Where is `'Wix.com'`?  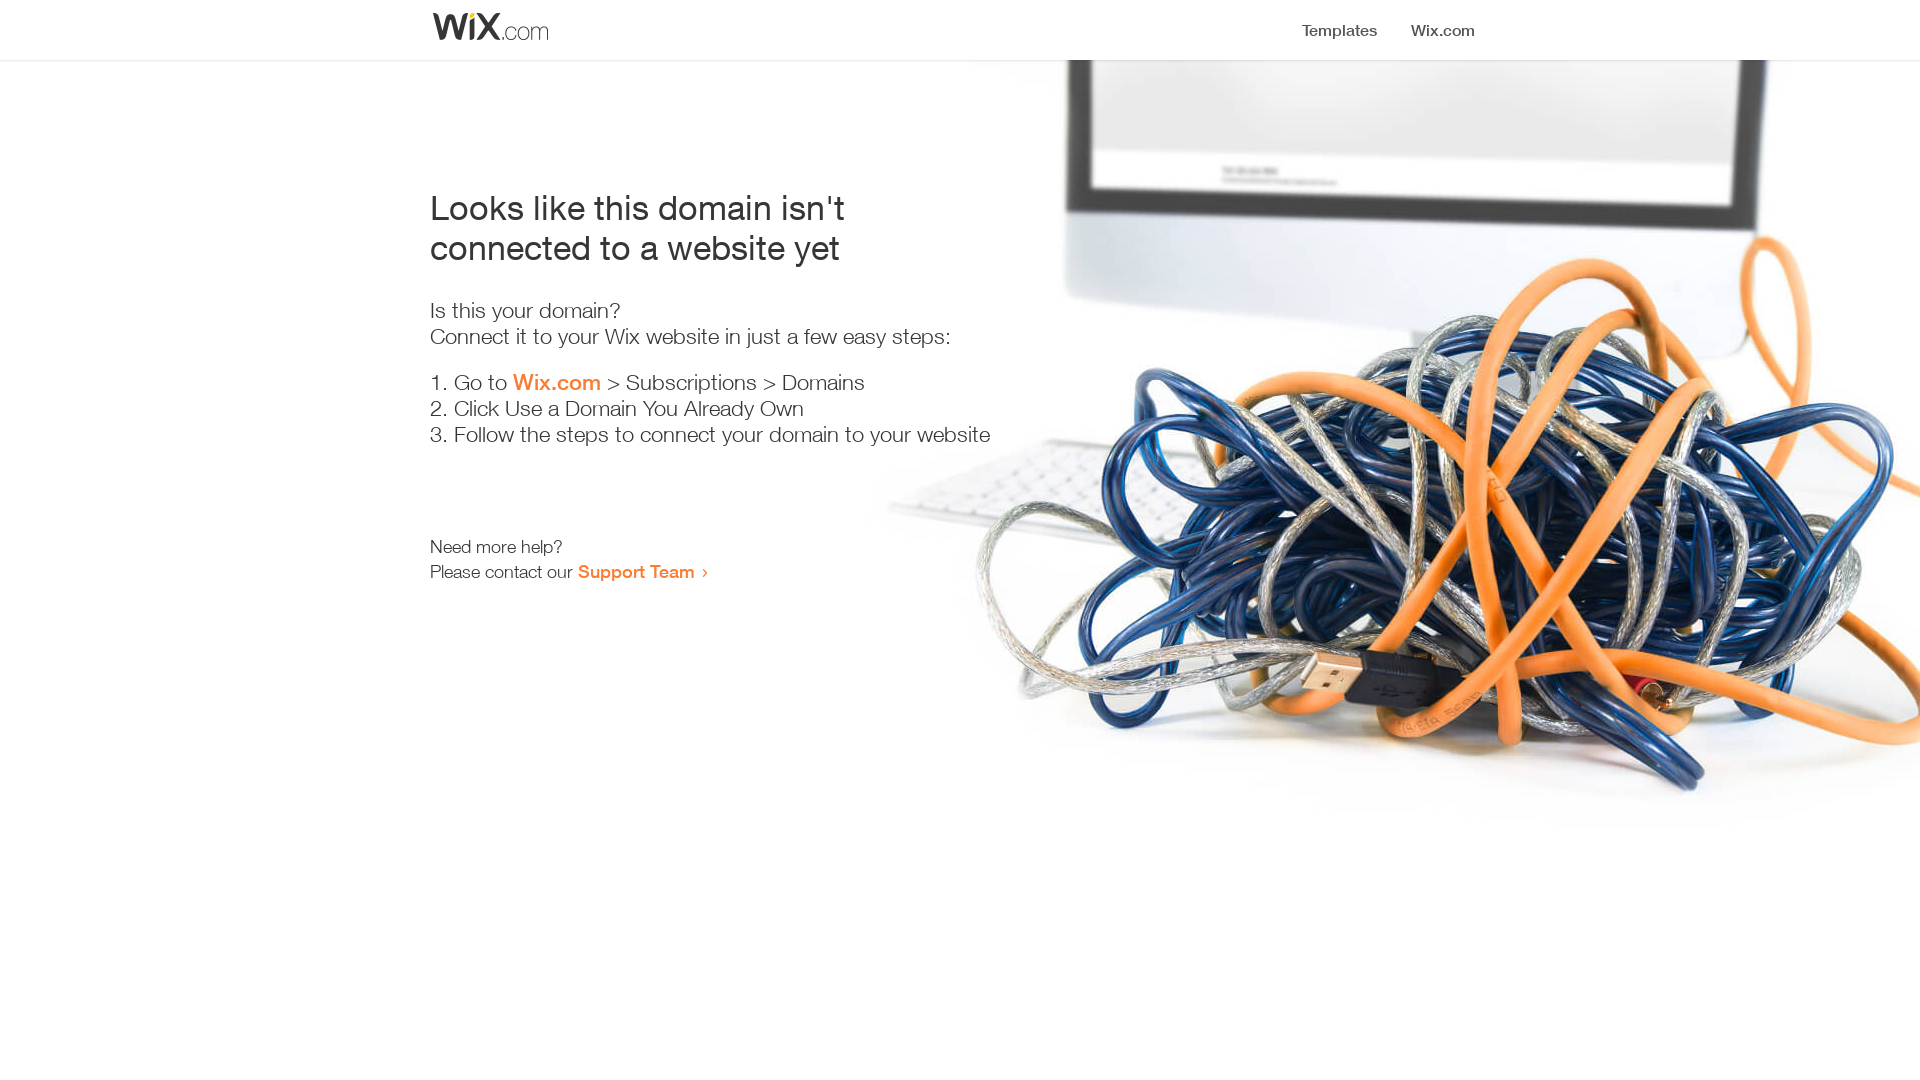 'Wix.com' is located at coordinates (556, 381).